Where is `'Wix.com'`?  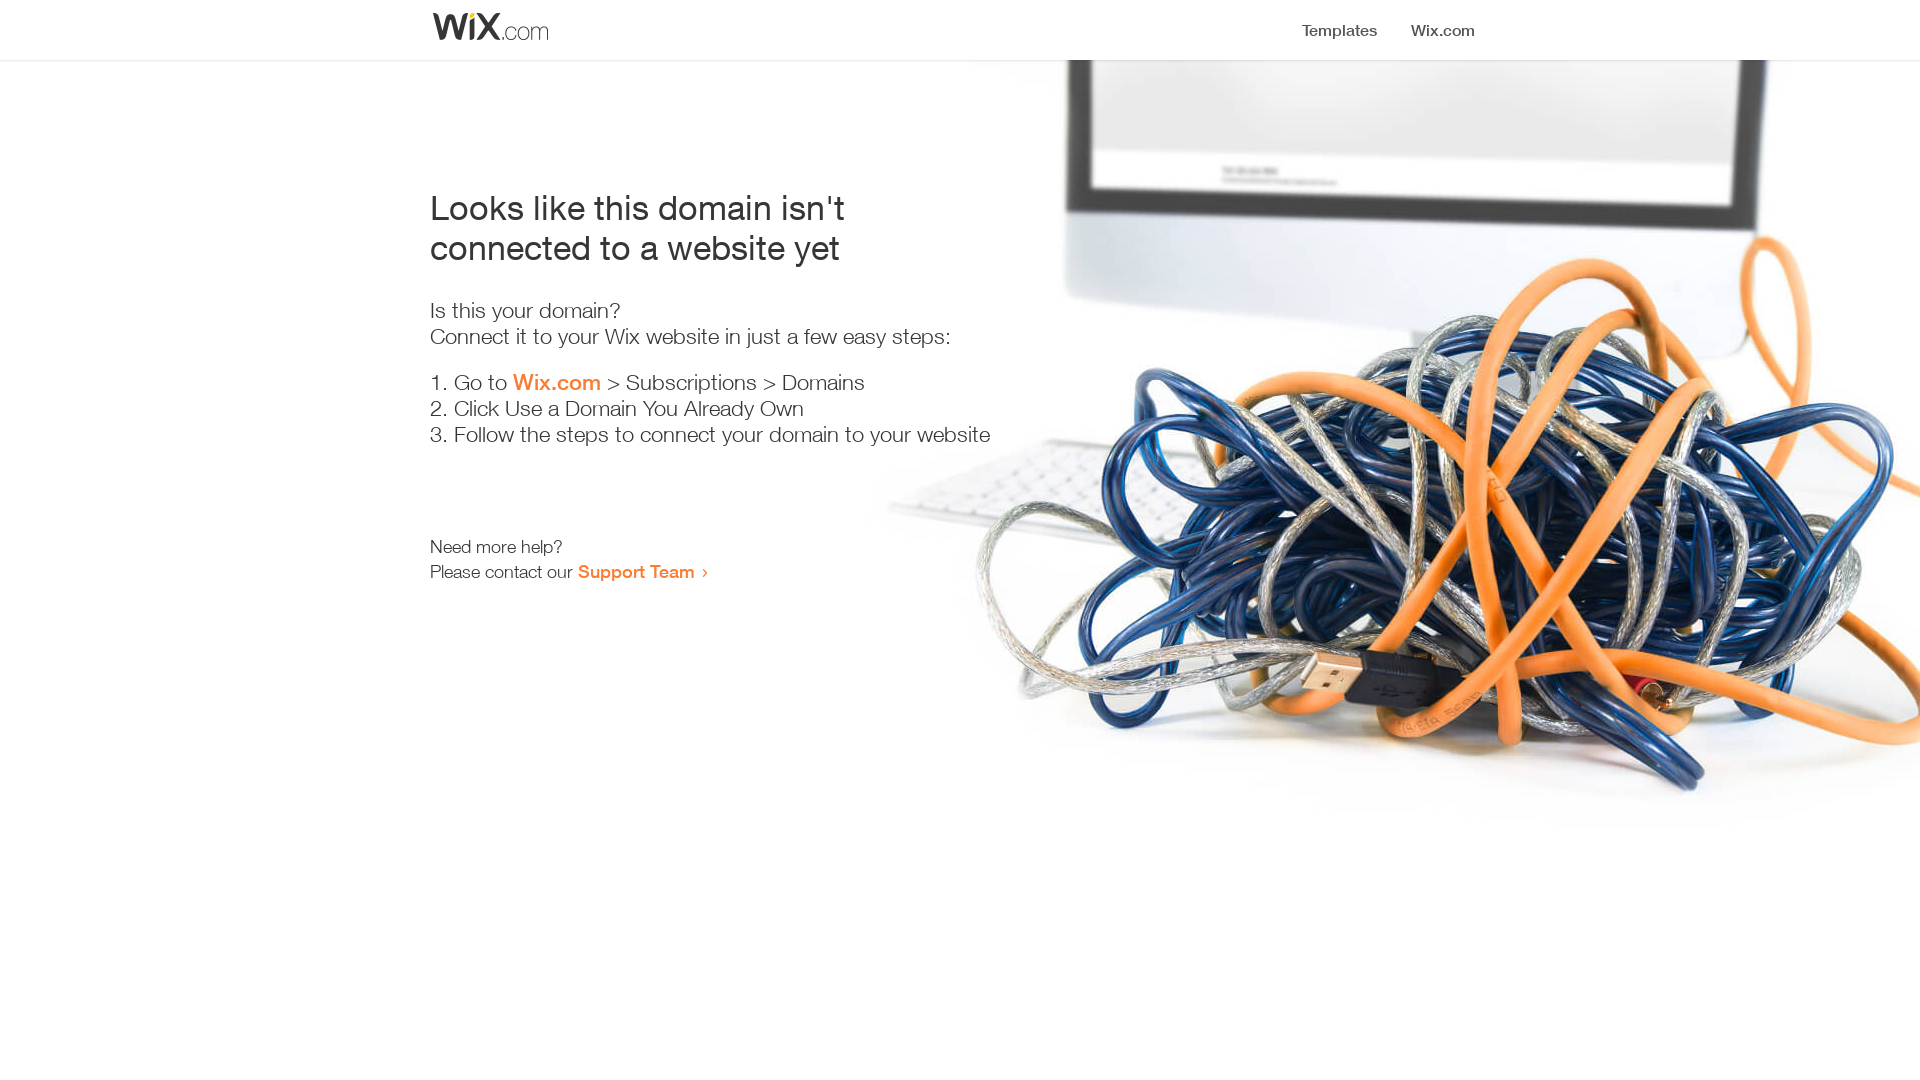 'Wix.com' is located at coordinates (556, 381).